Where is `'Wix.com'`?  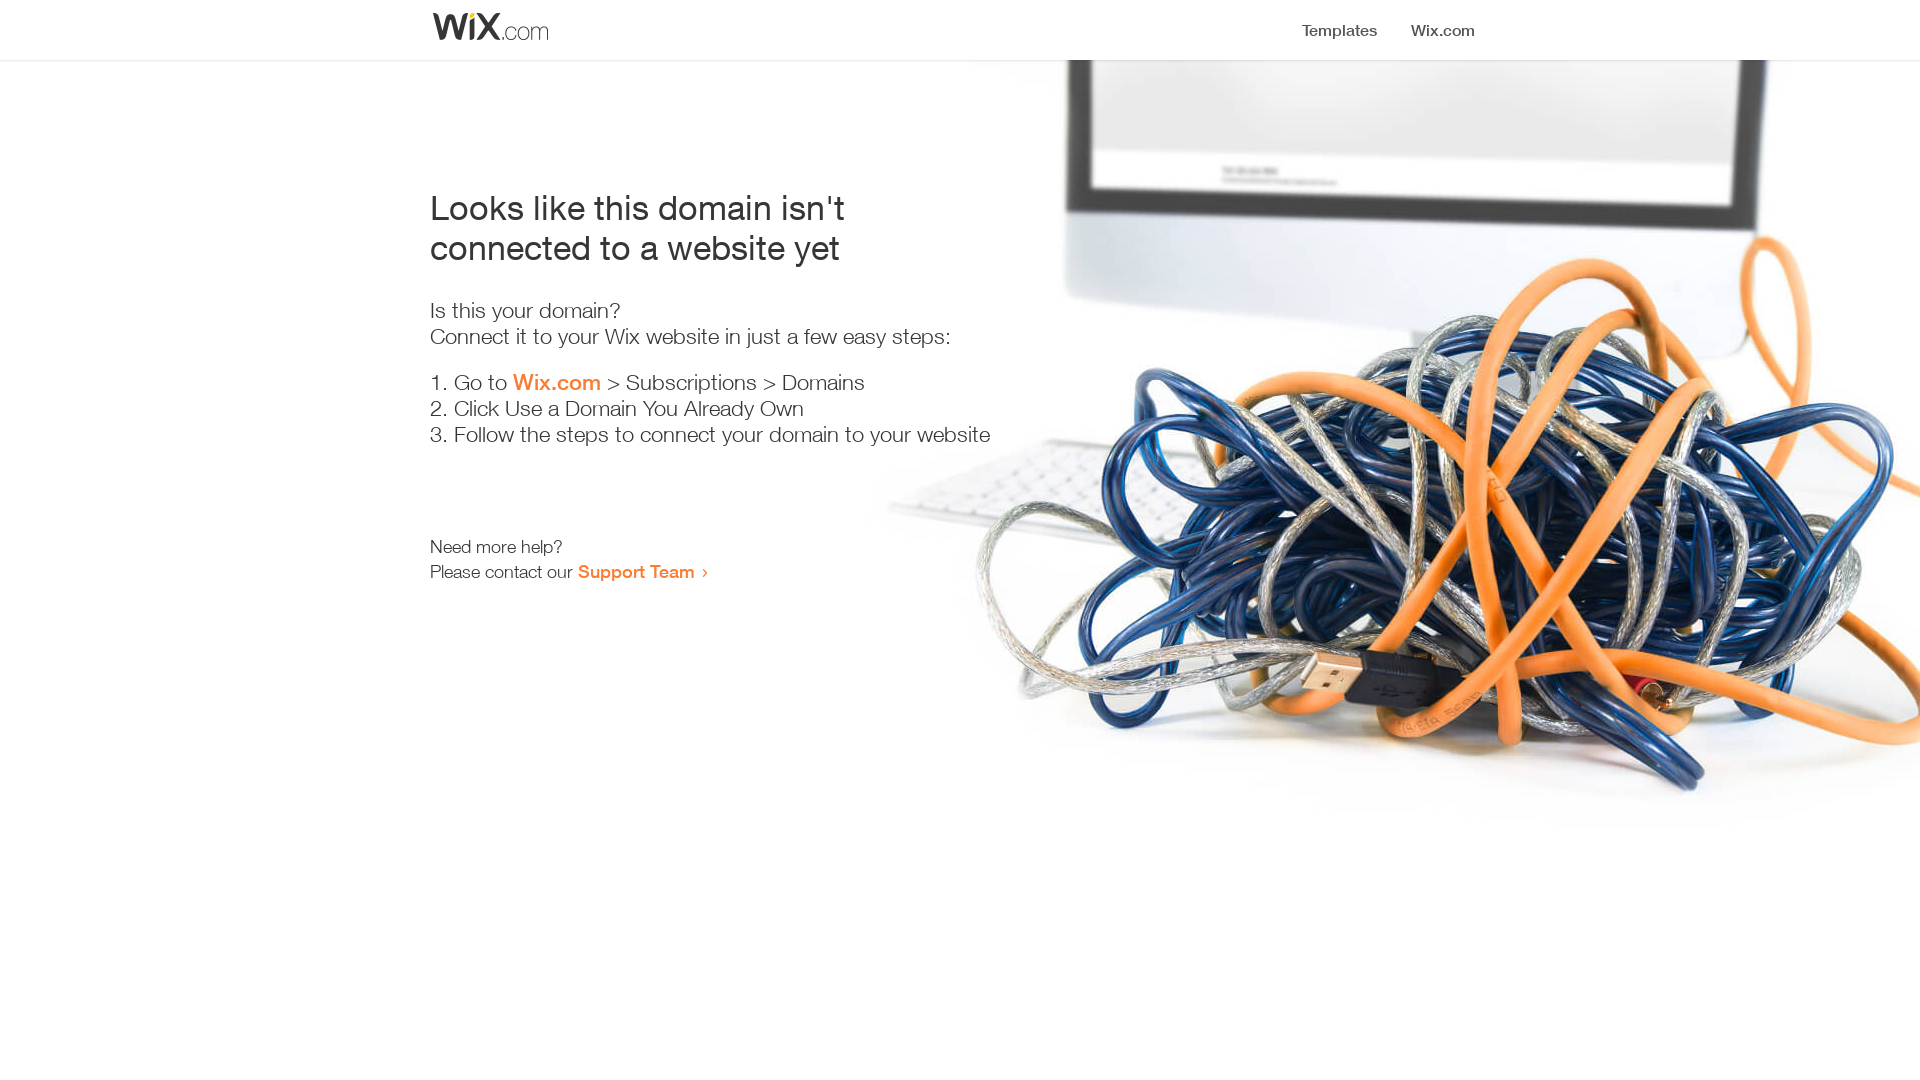 'Wix.com' is located at coordinates (556, 381).